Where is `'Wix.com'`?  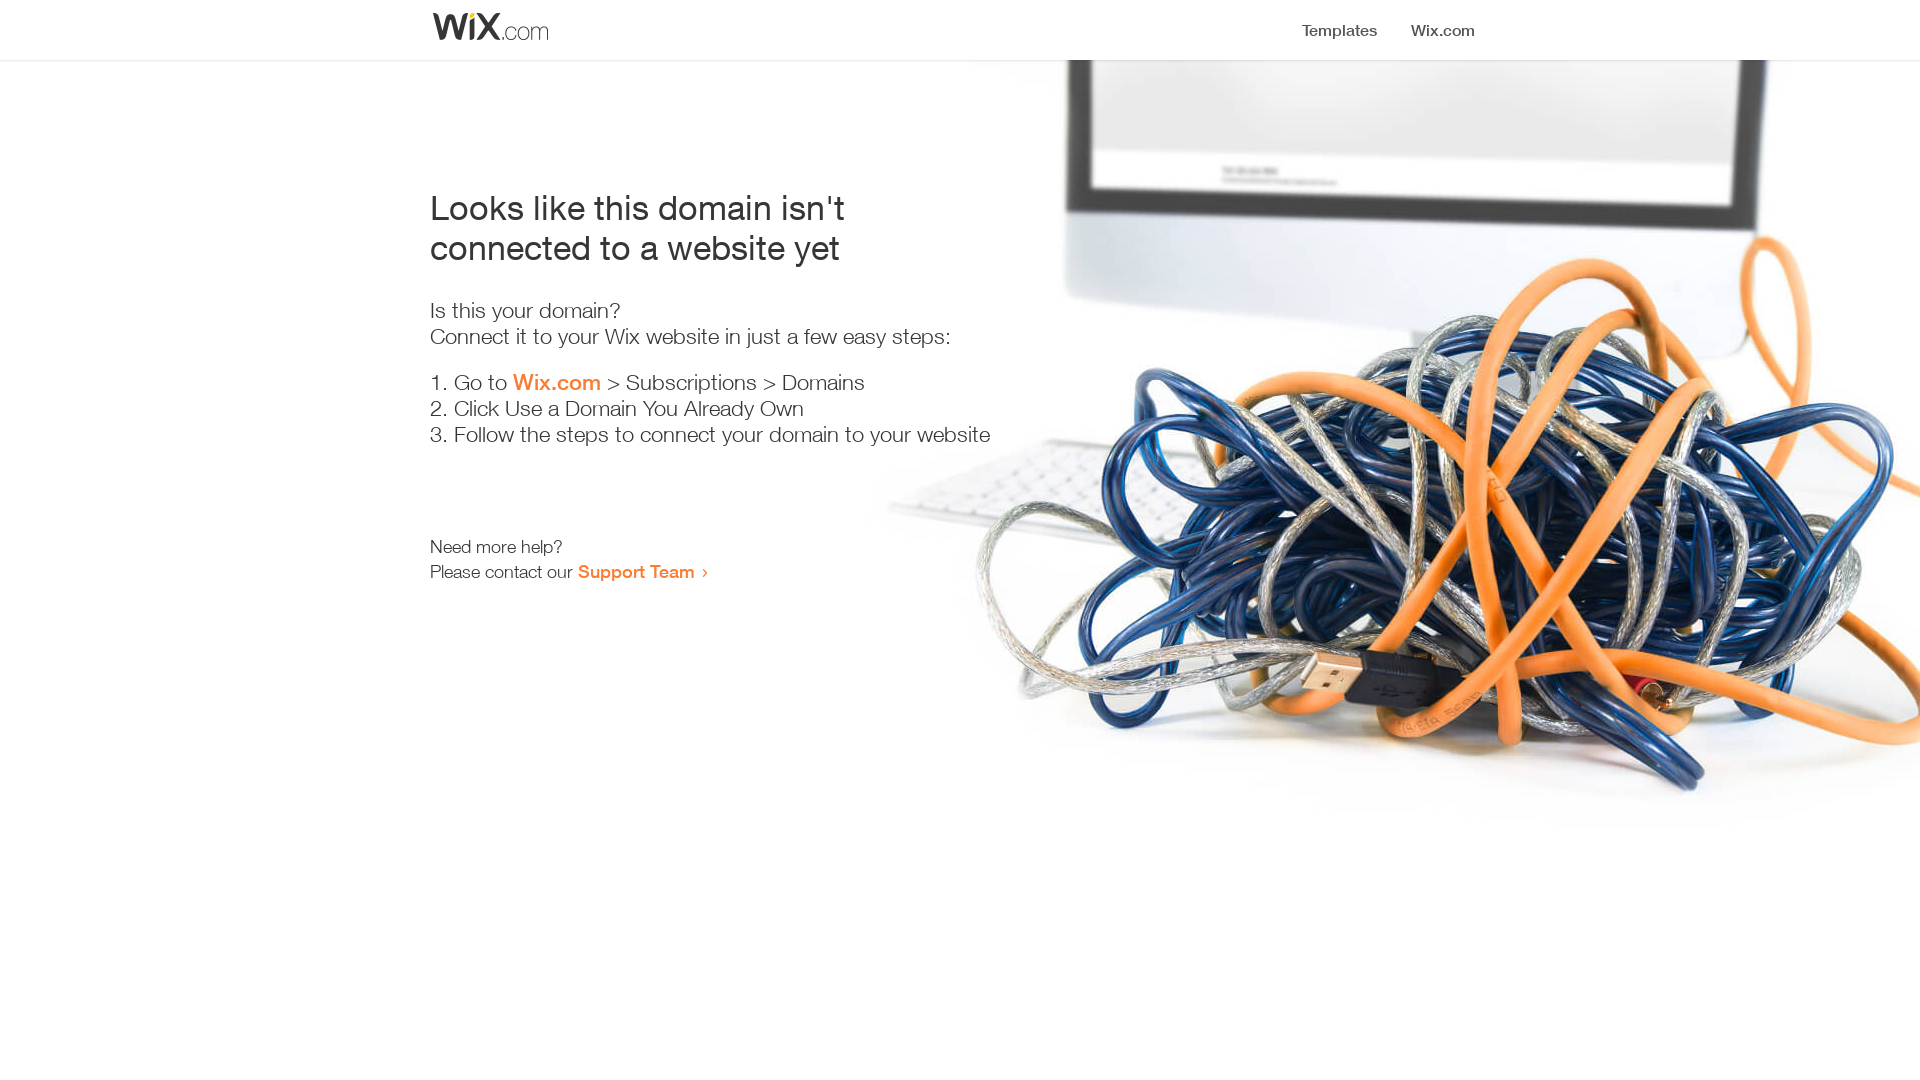 'Wix.com' is located at coordinates (556, 381).